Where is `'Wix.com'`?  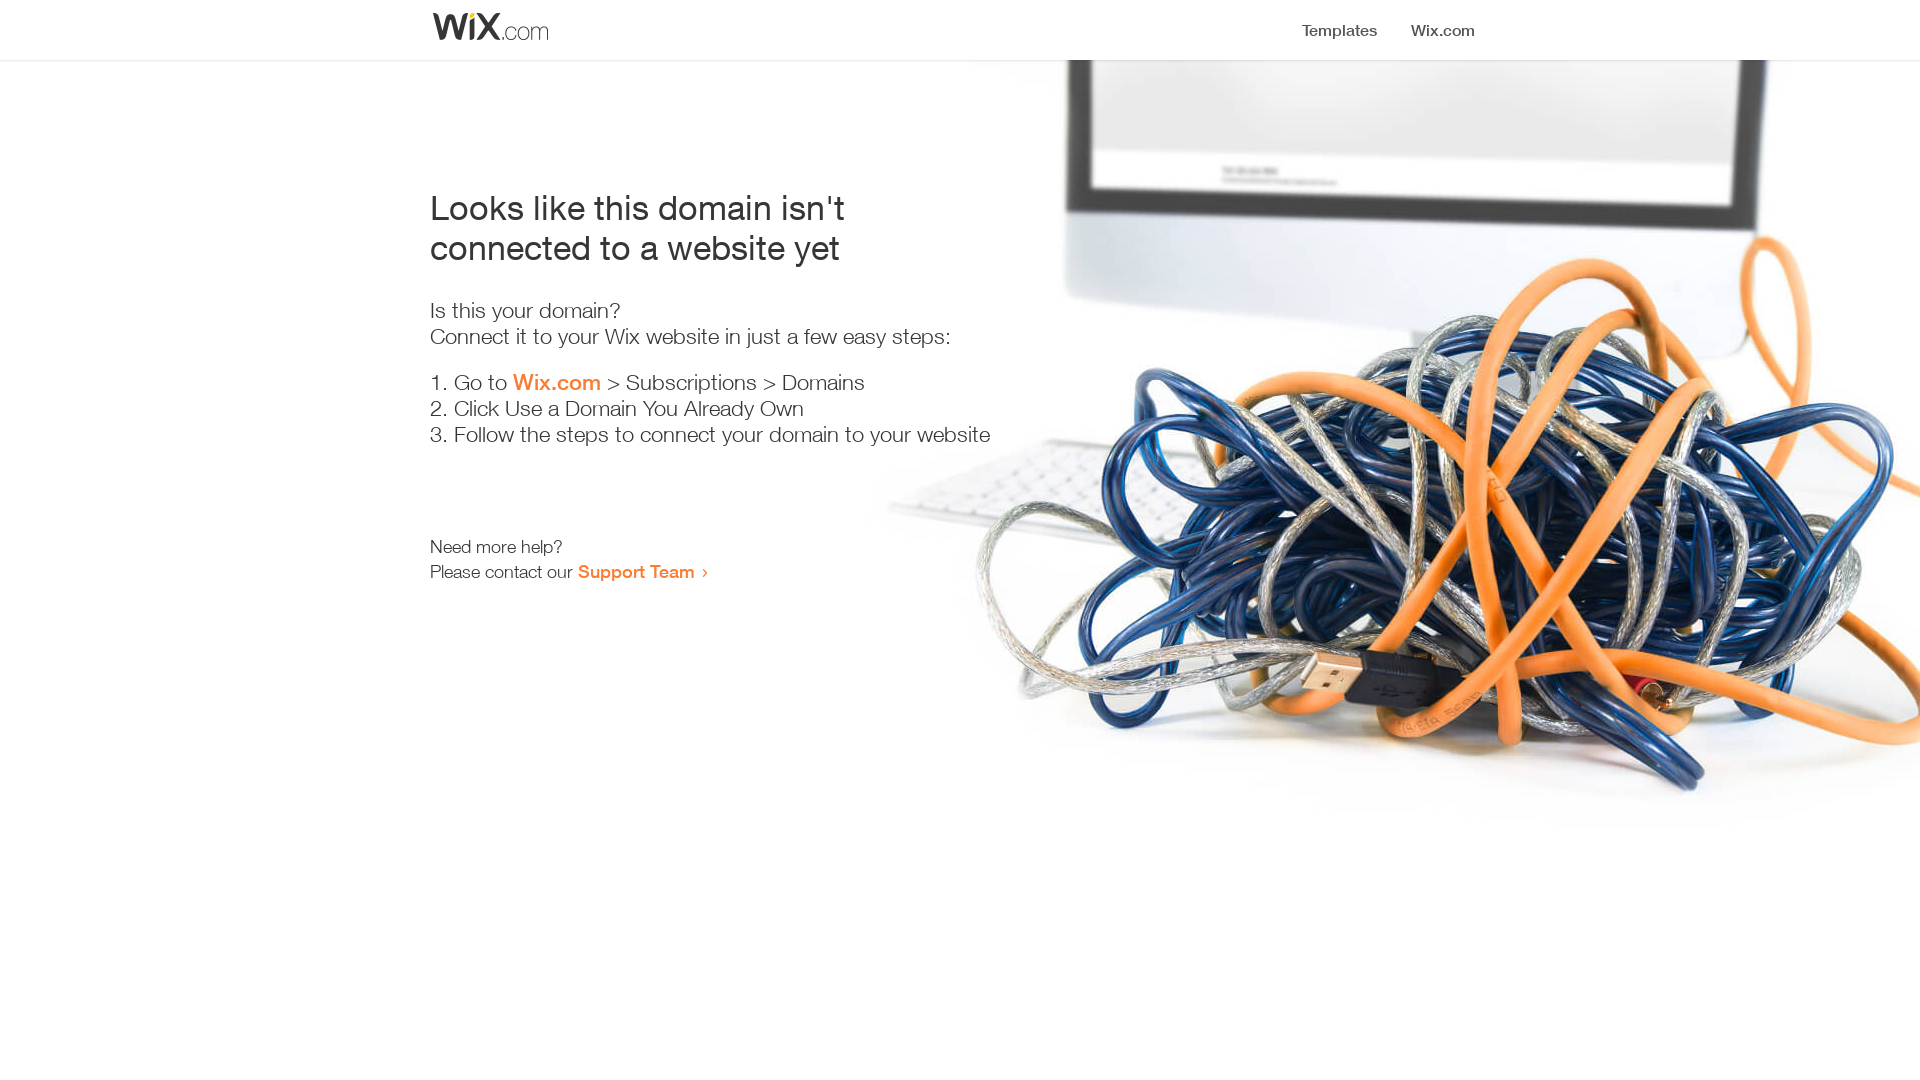 'Wix.com' is located at coordinates (556, 381).